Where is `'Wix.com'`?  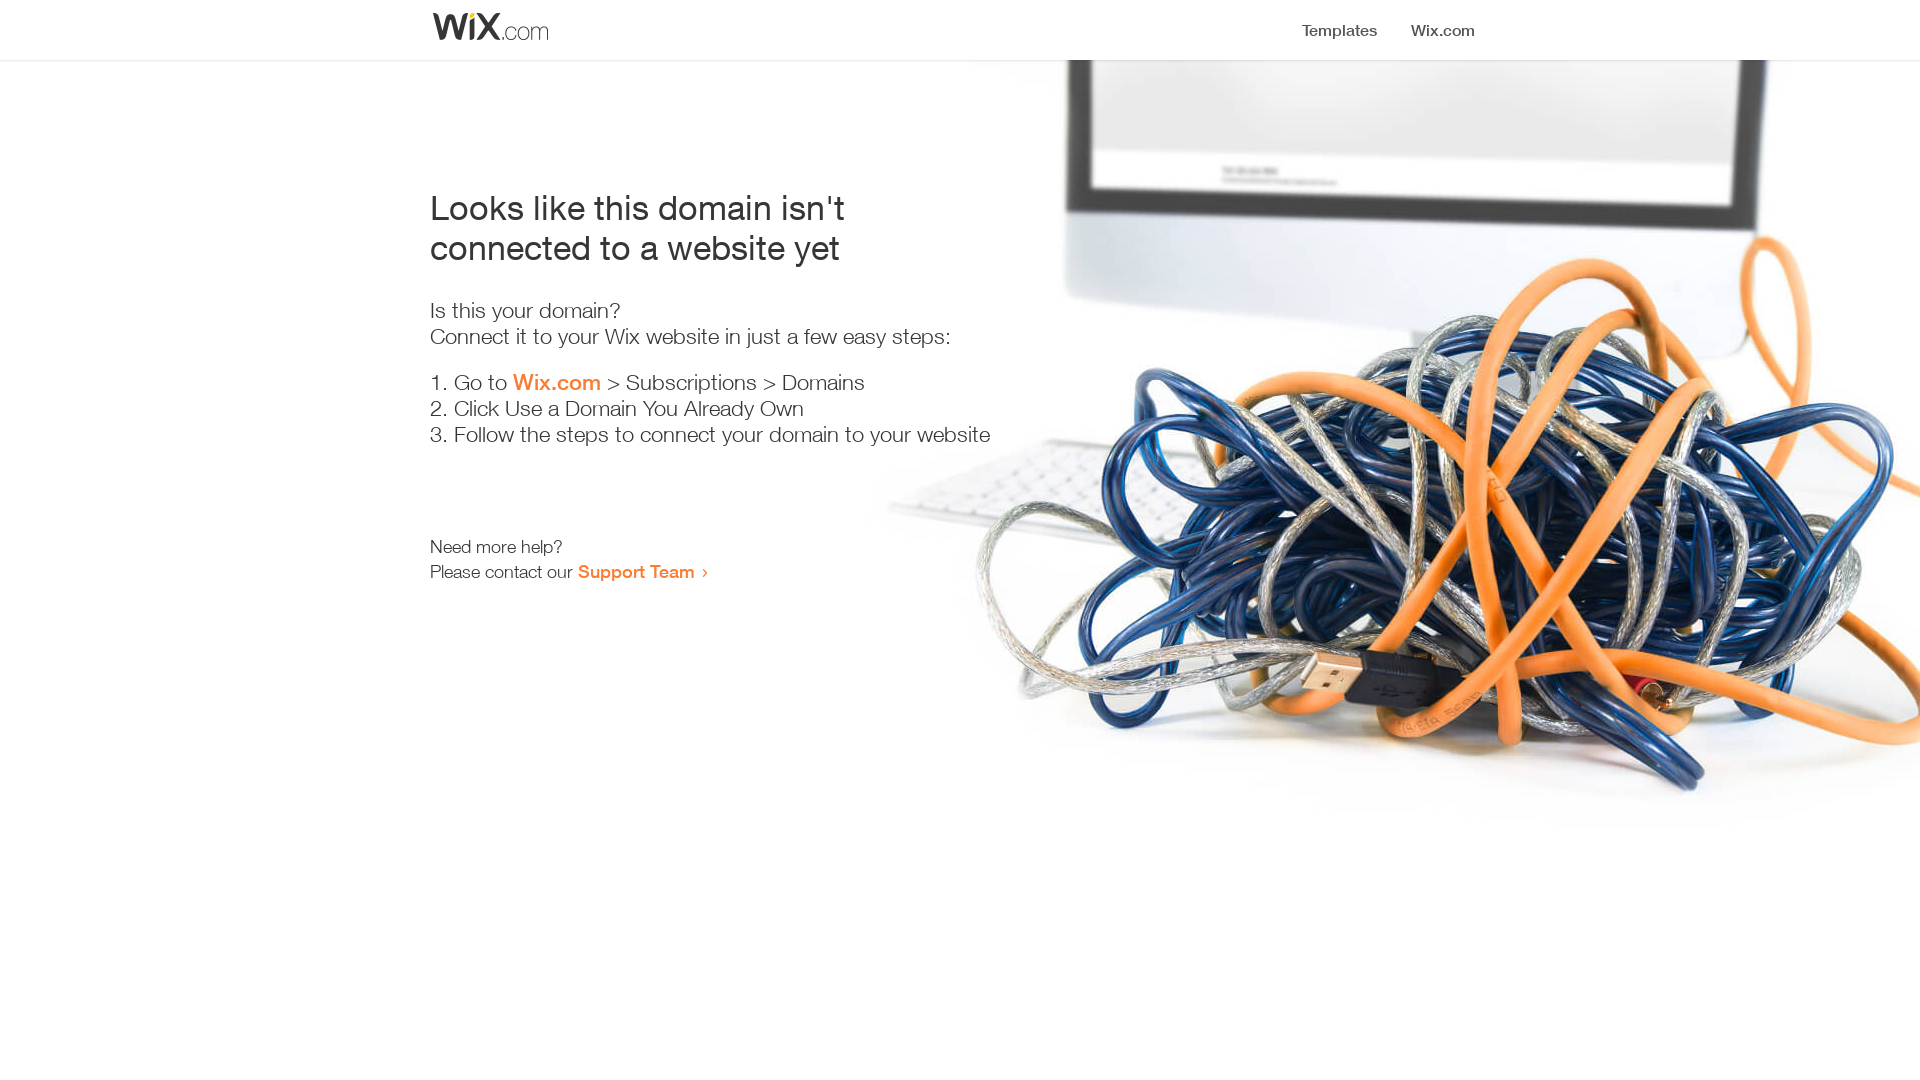 'Wix.com' is located at coordinates (556, 381).